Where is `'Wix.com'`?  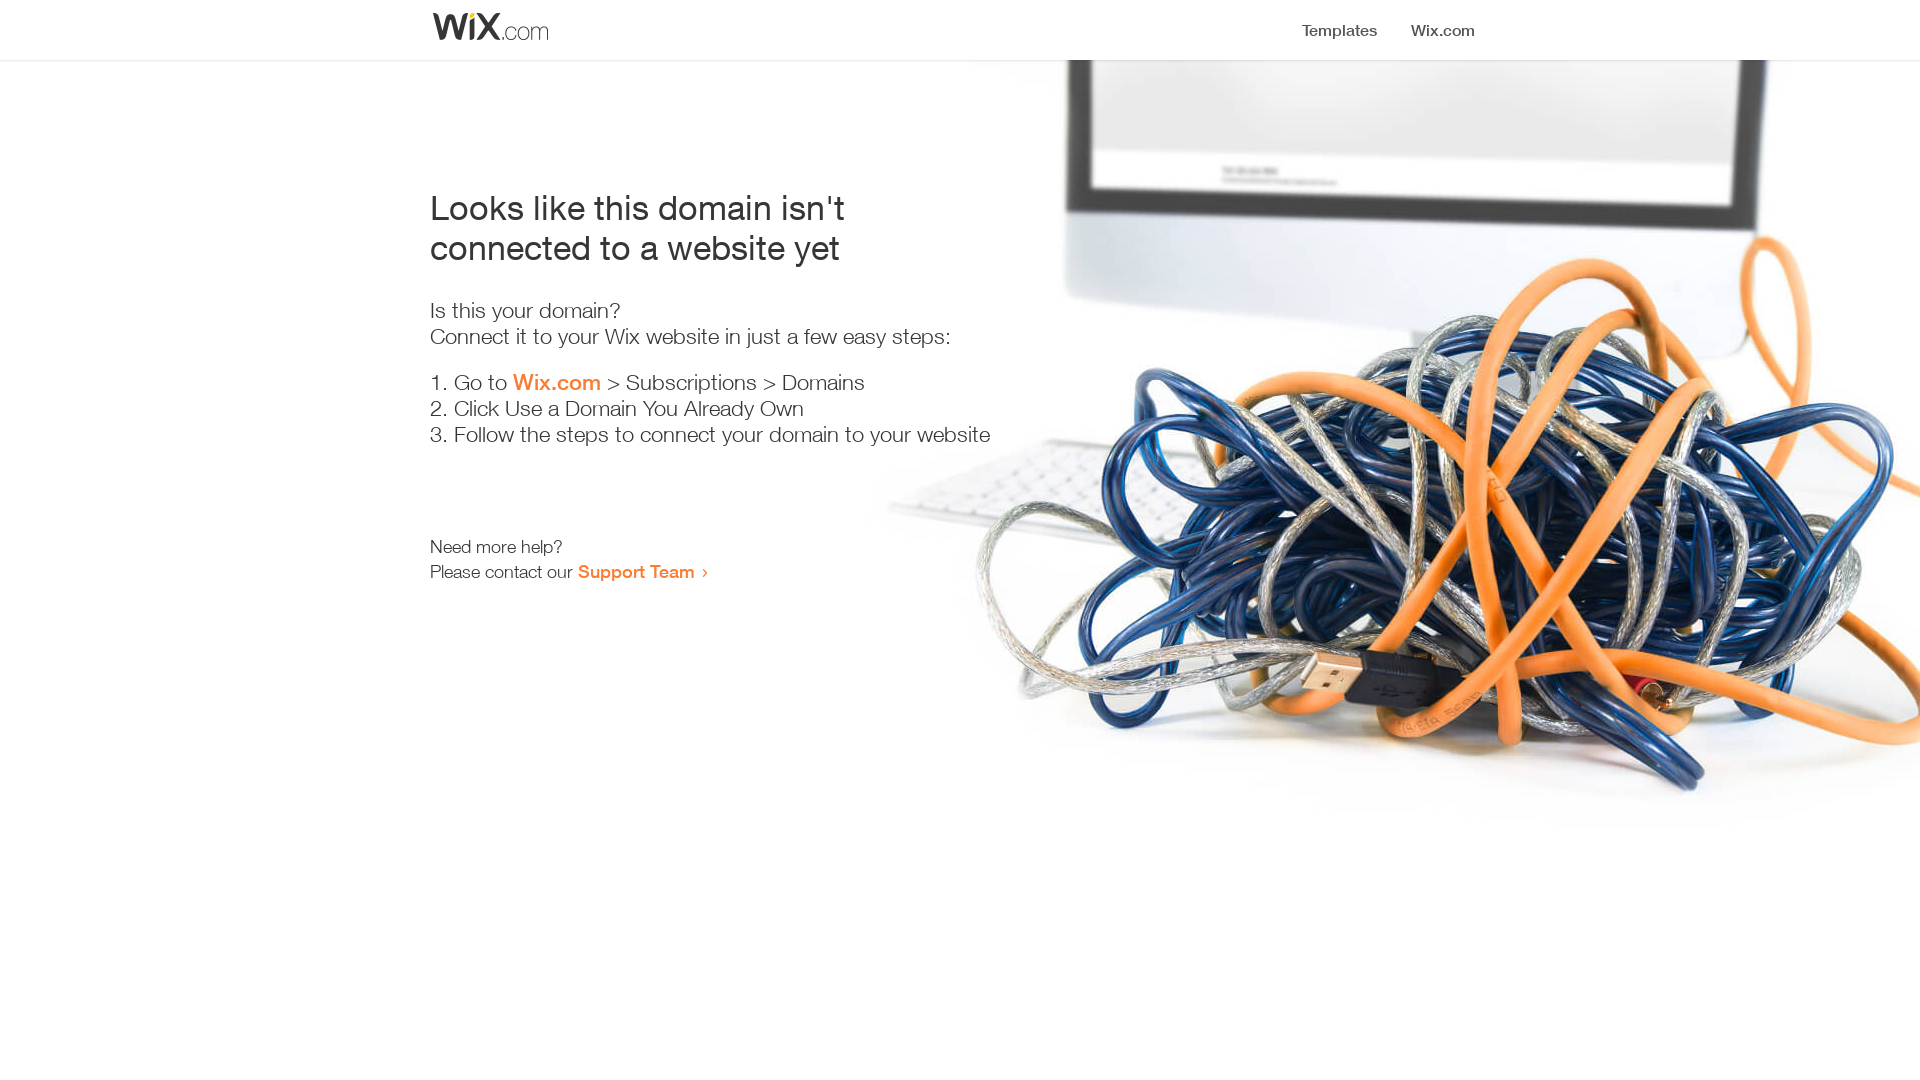 'Wix.com' is located at coordinates (556, 381).